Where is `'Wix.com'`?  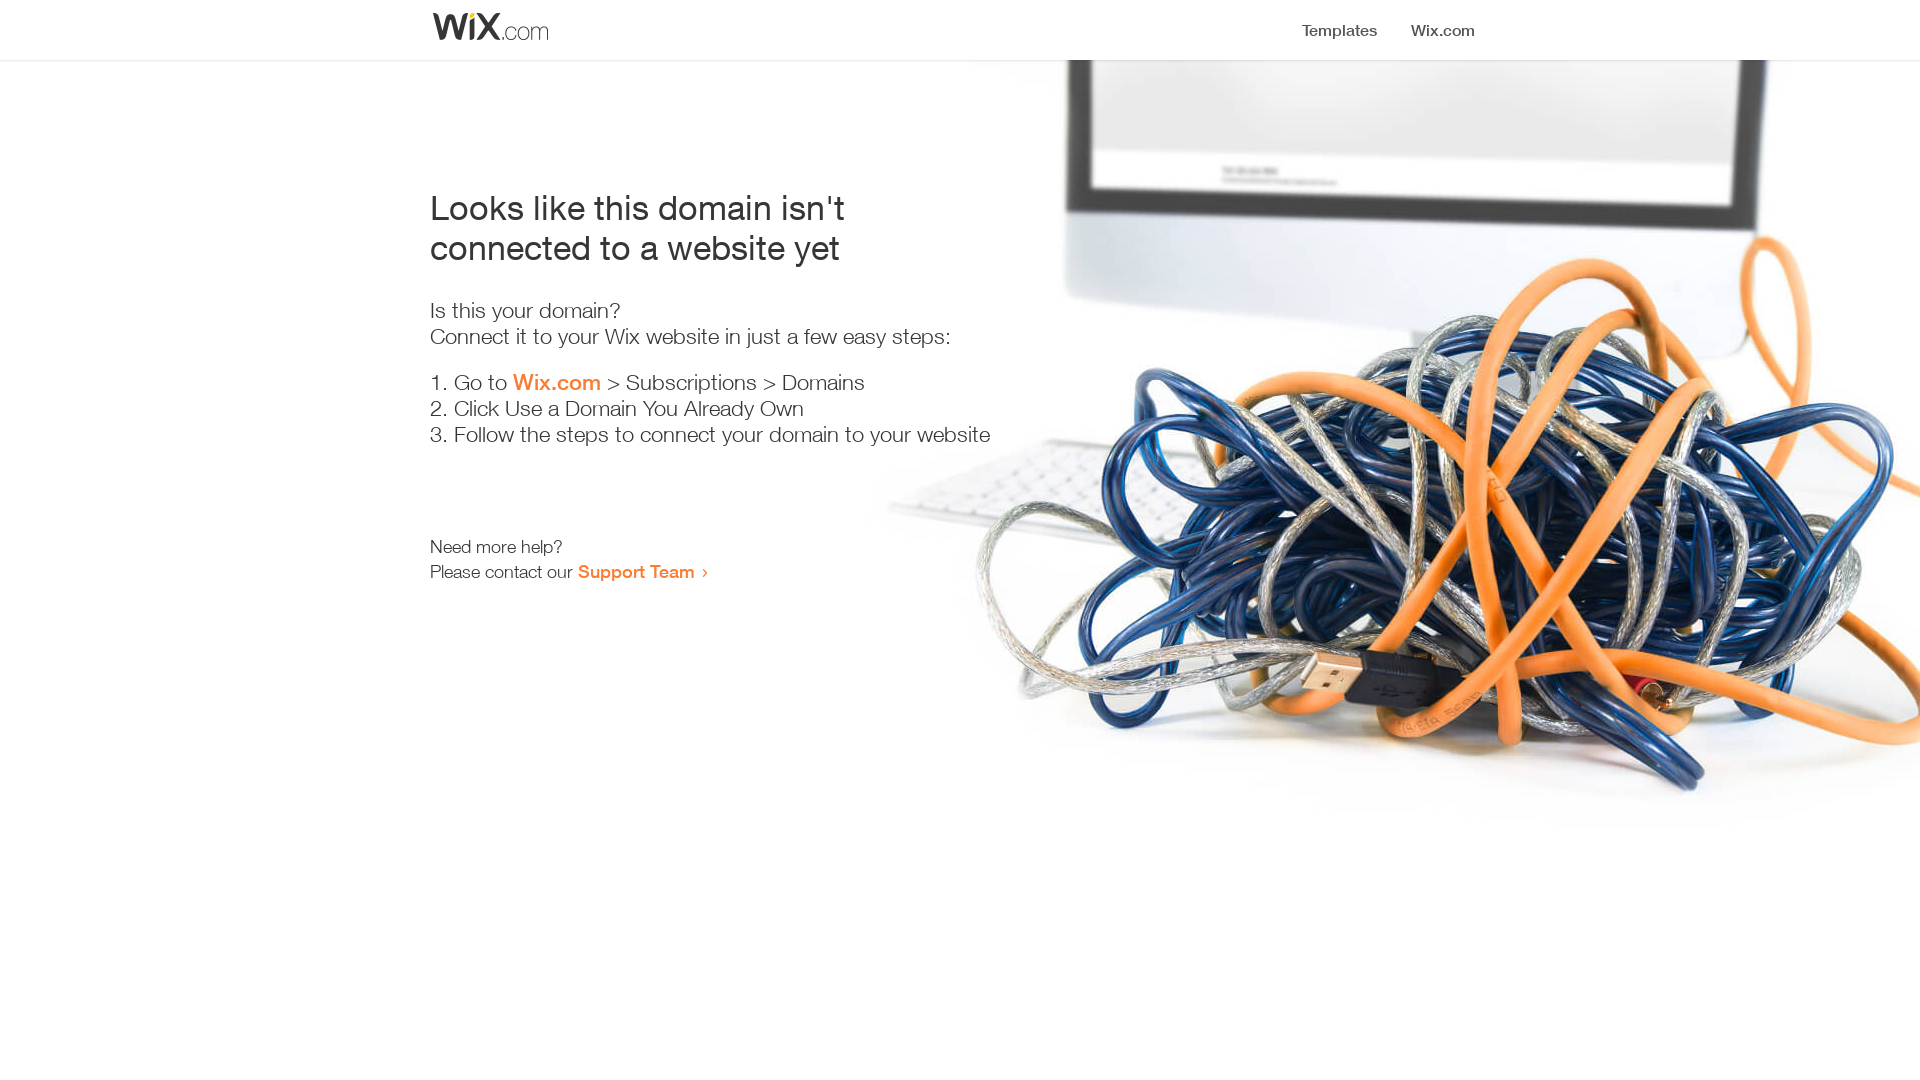 'Wix.com' is located at coordinates (556, 381).